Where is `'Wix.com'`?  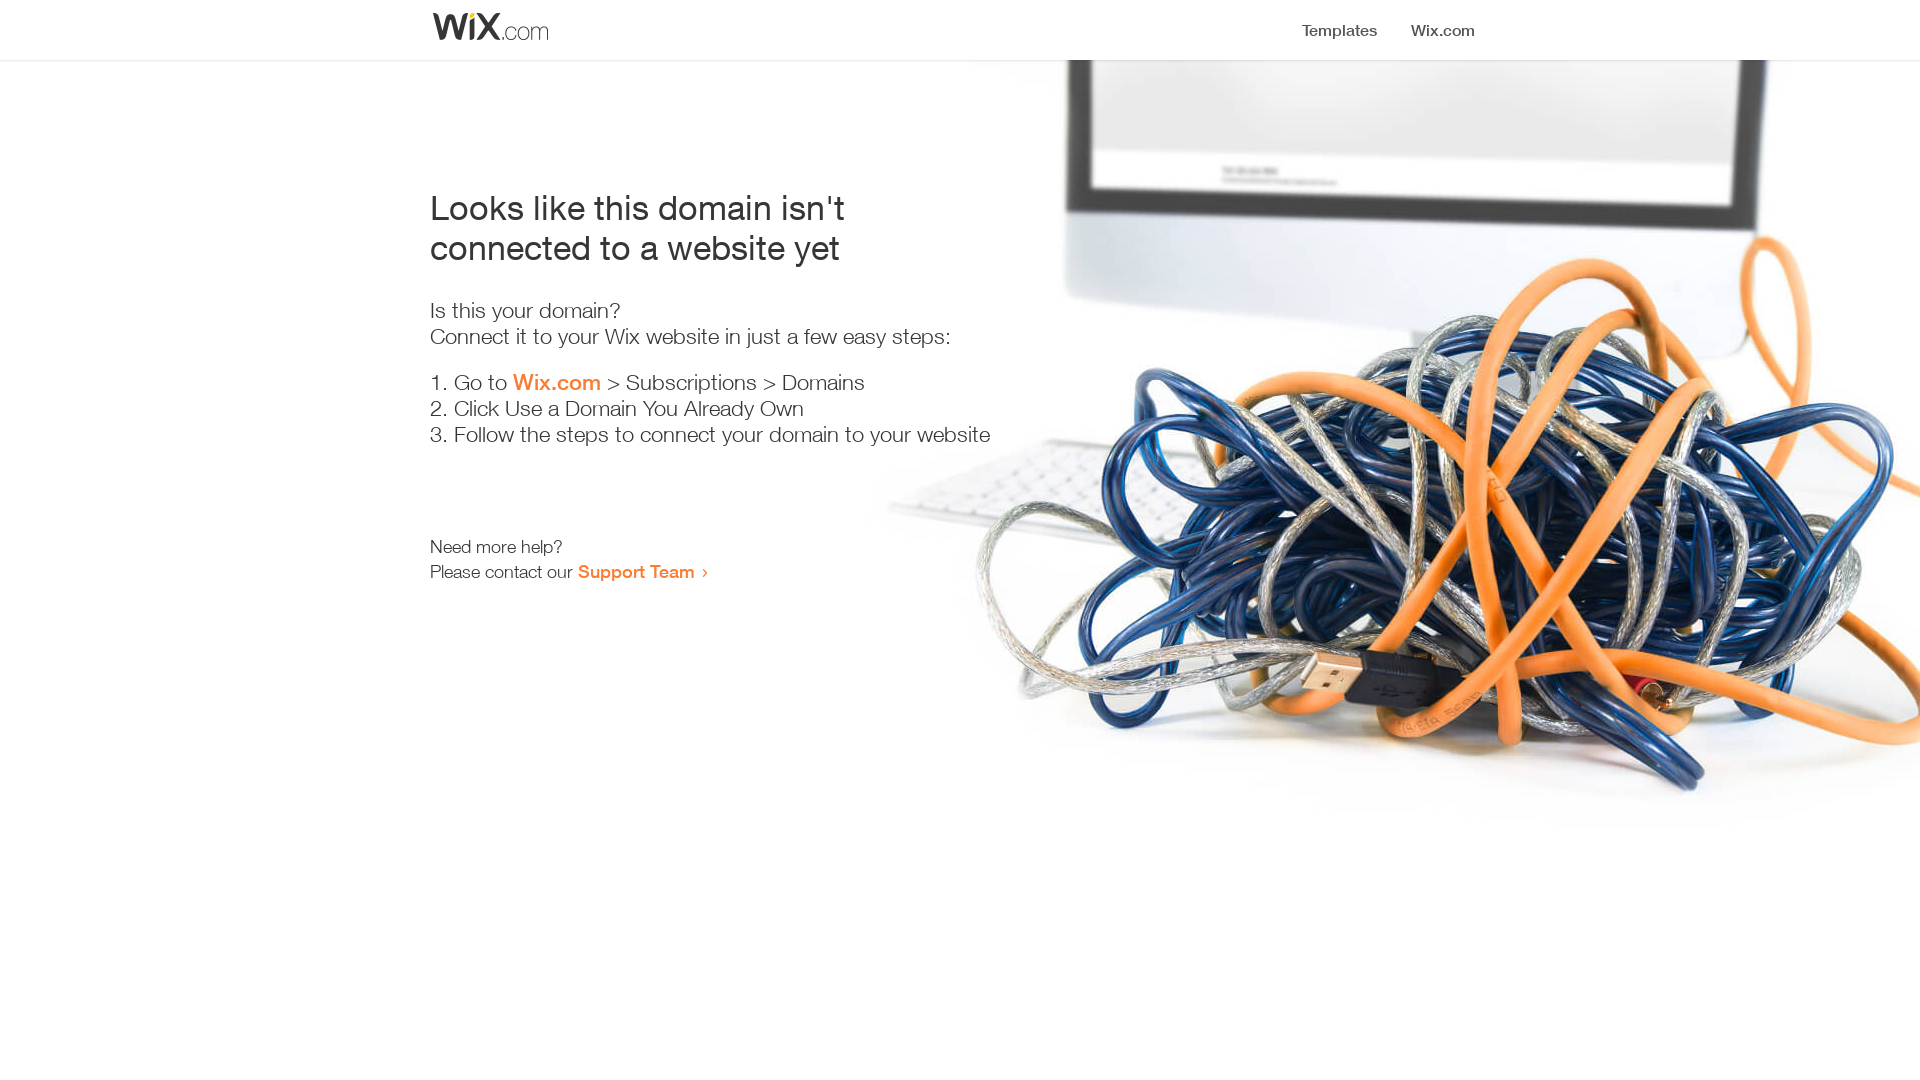 'Wix.com' is located at coordinates (556, 381).